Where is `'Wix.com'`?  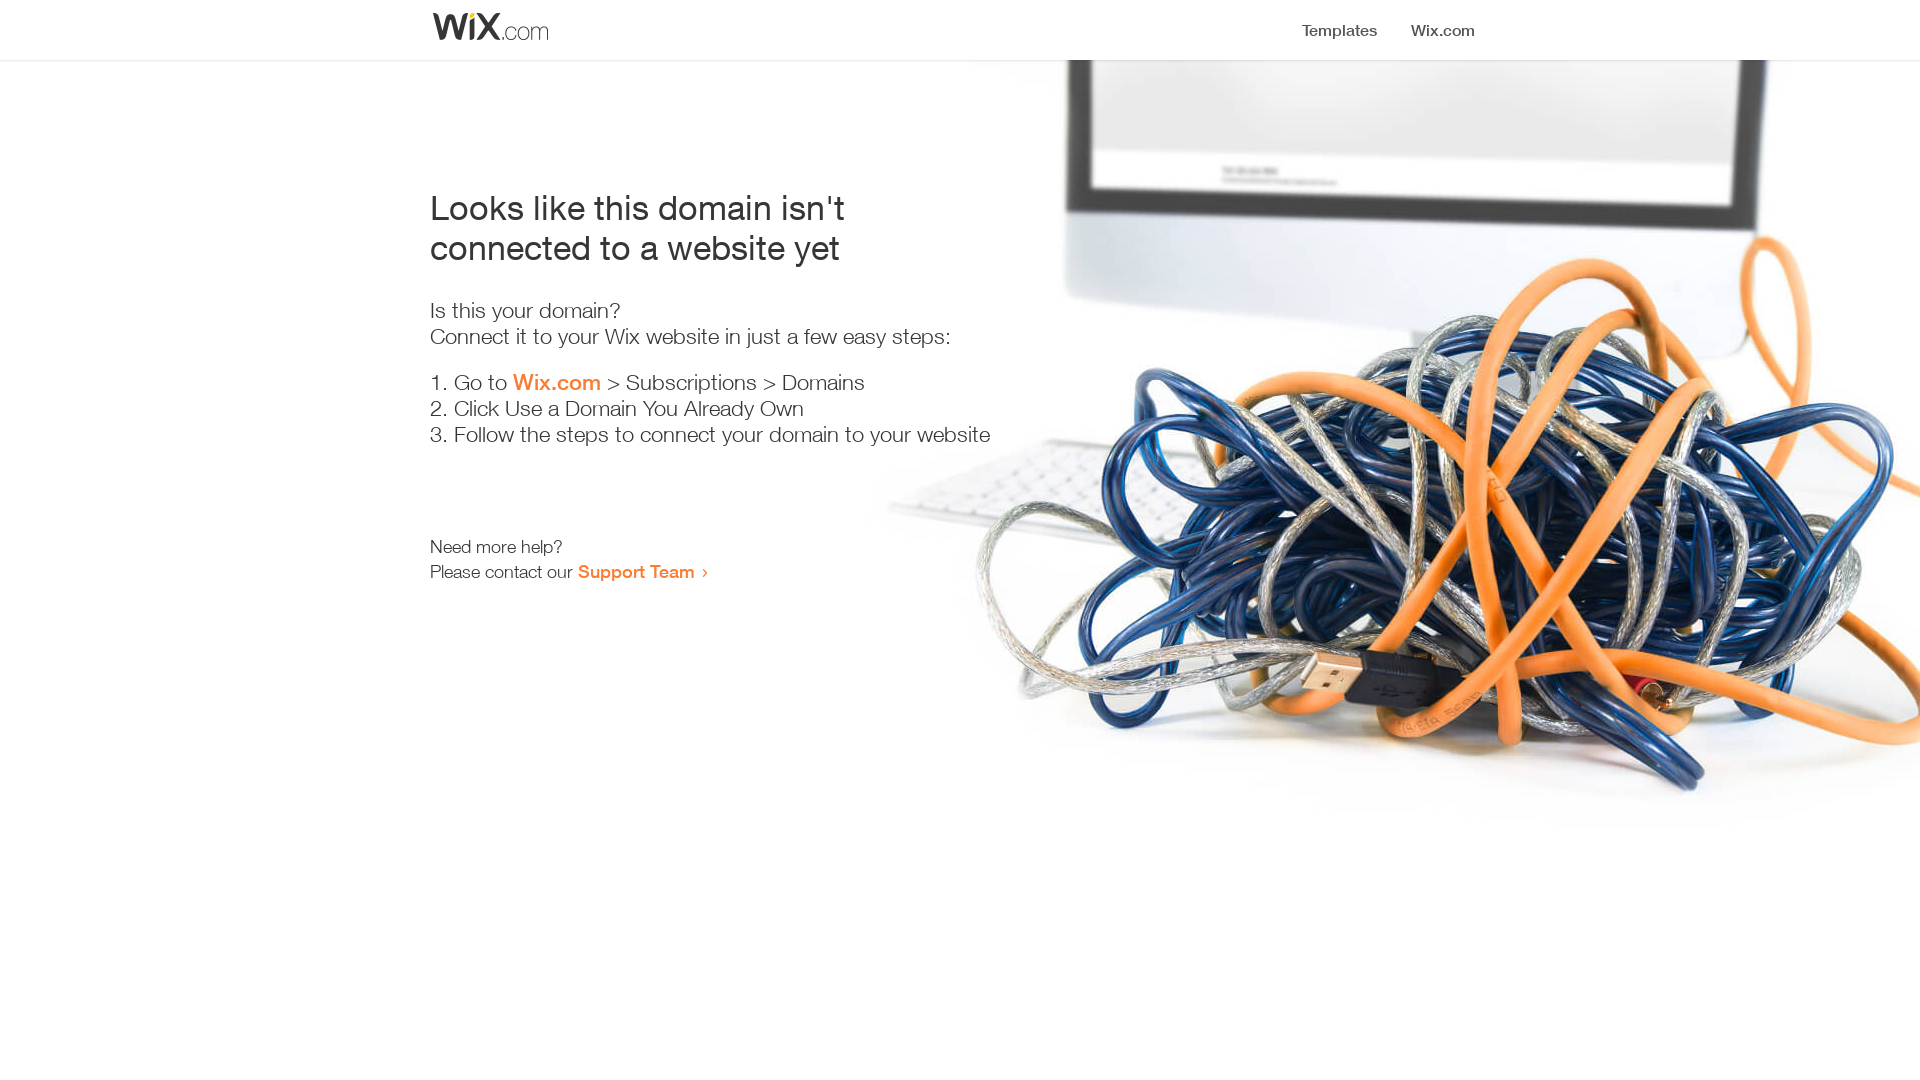 'Wix.com' is located at coordinates (556, 381).